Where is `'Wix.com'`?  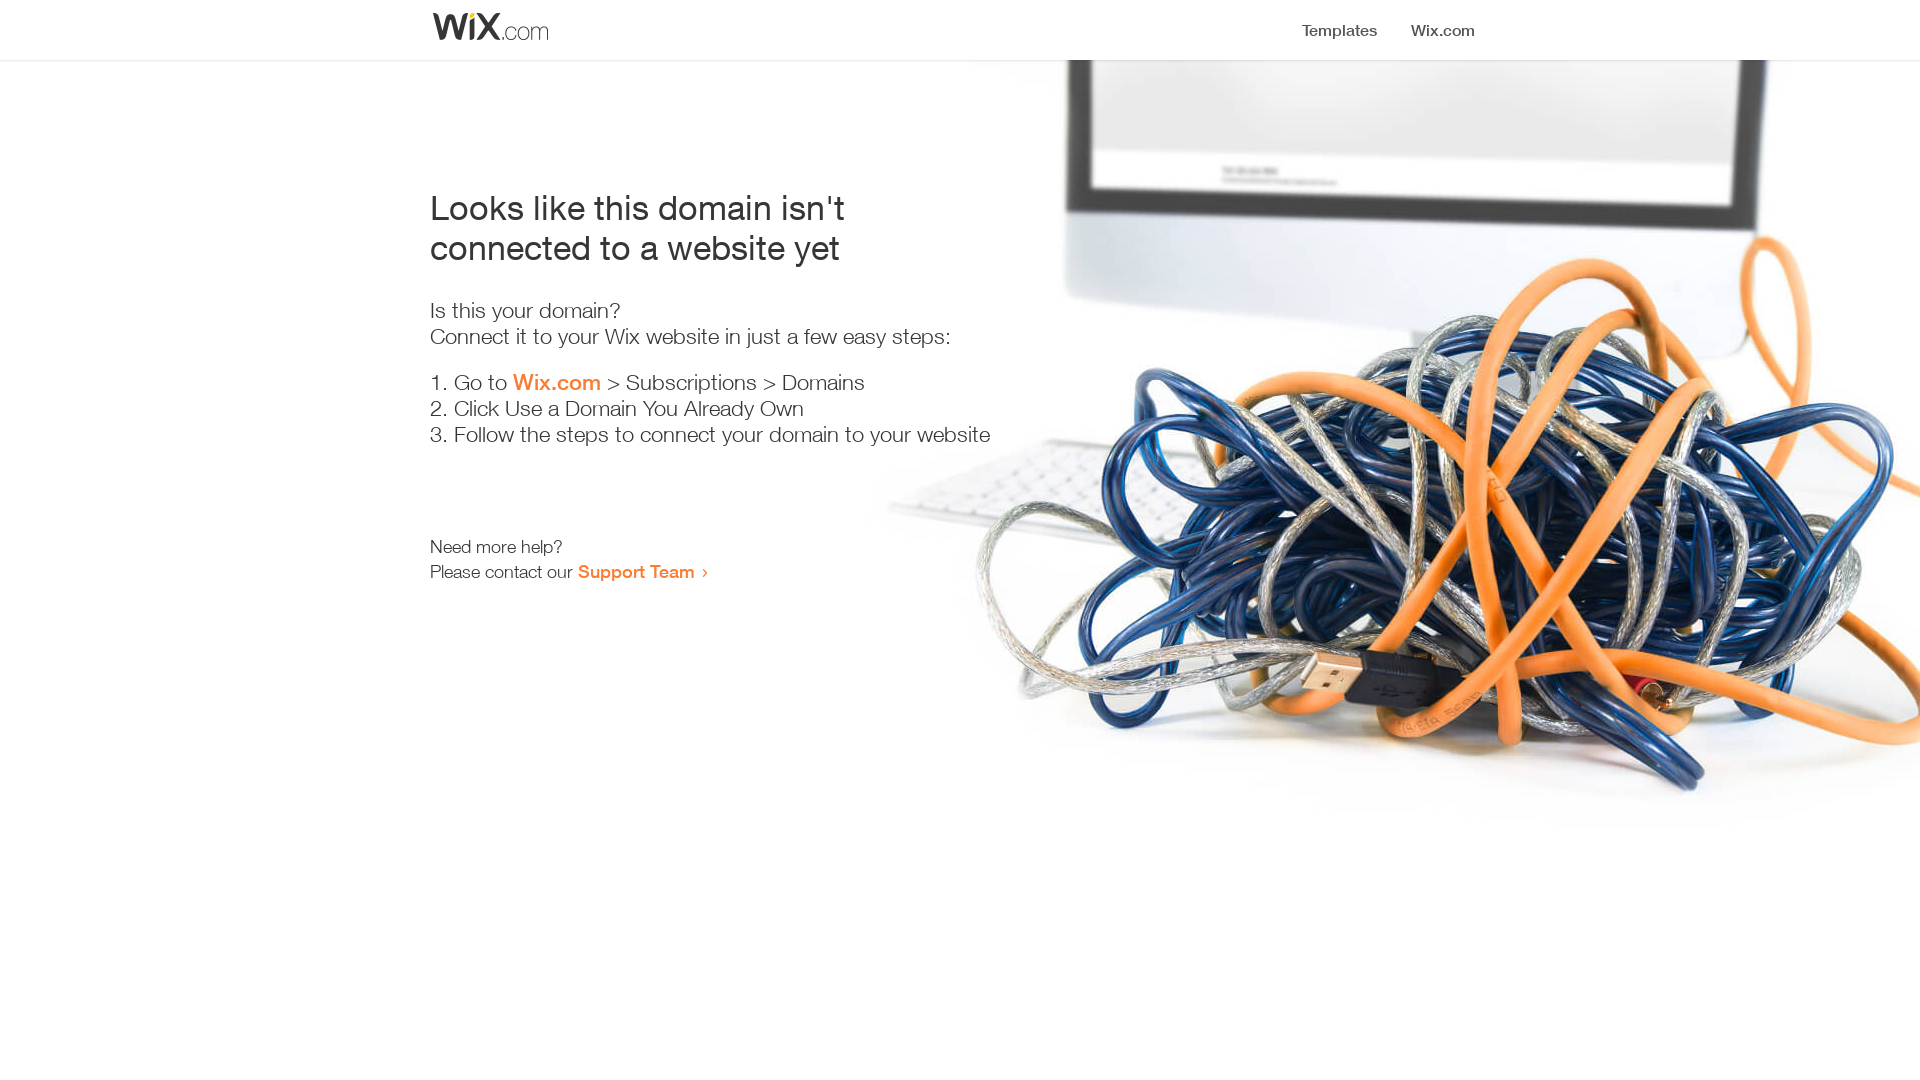 'Wix.com' is located at coordinates (556, 381).